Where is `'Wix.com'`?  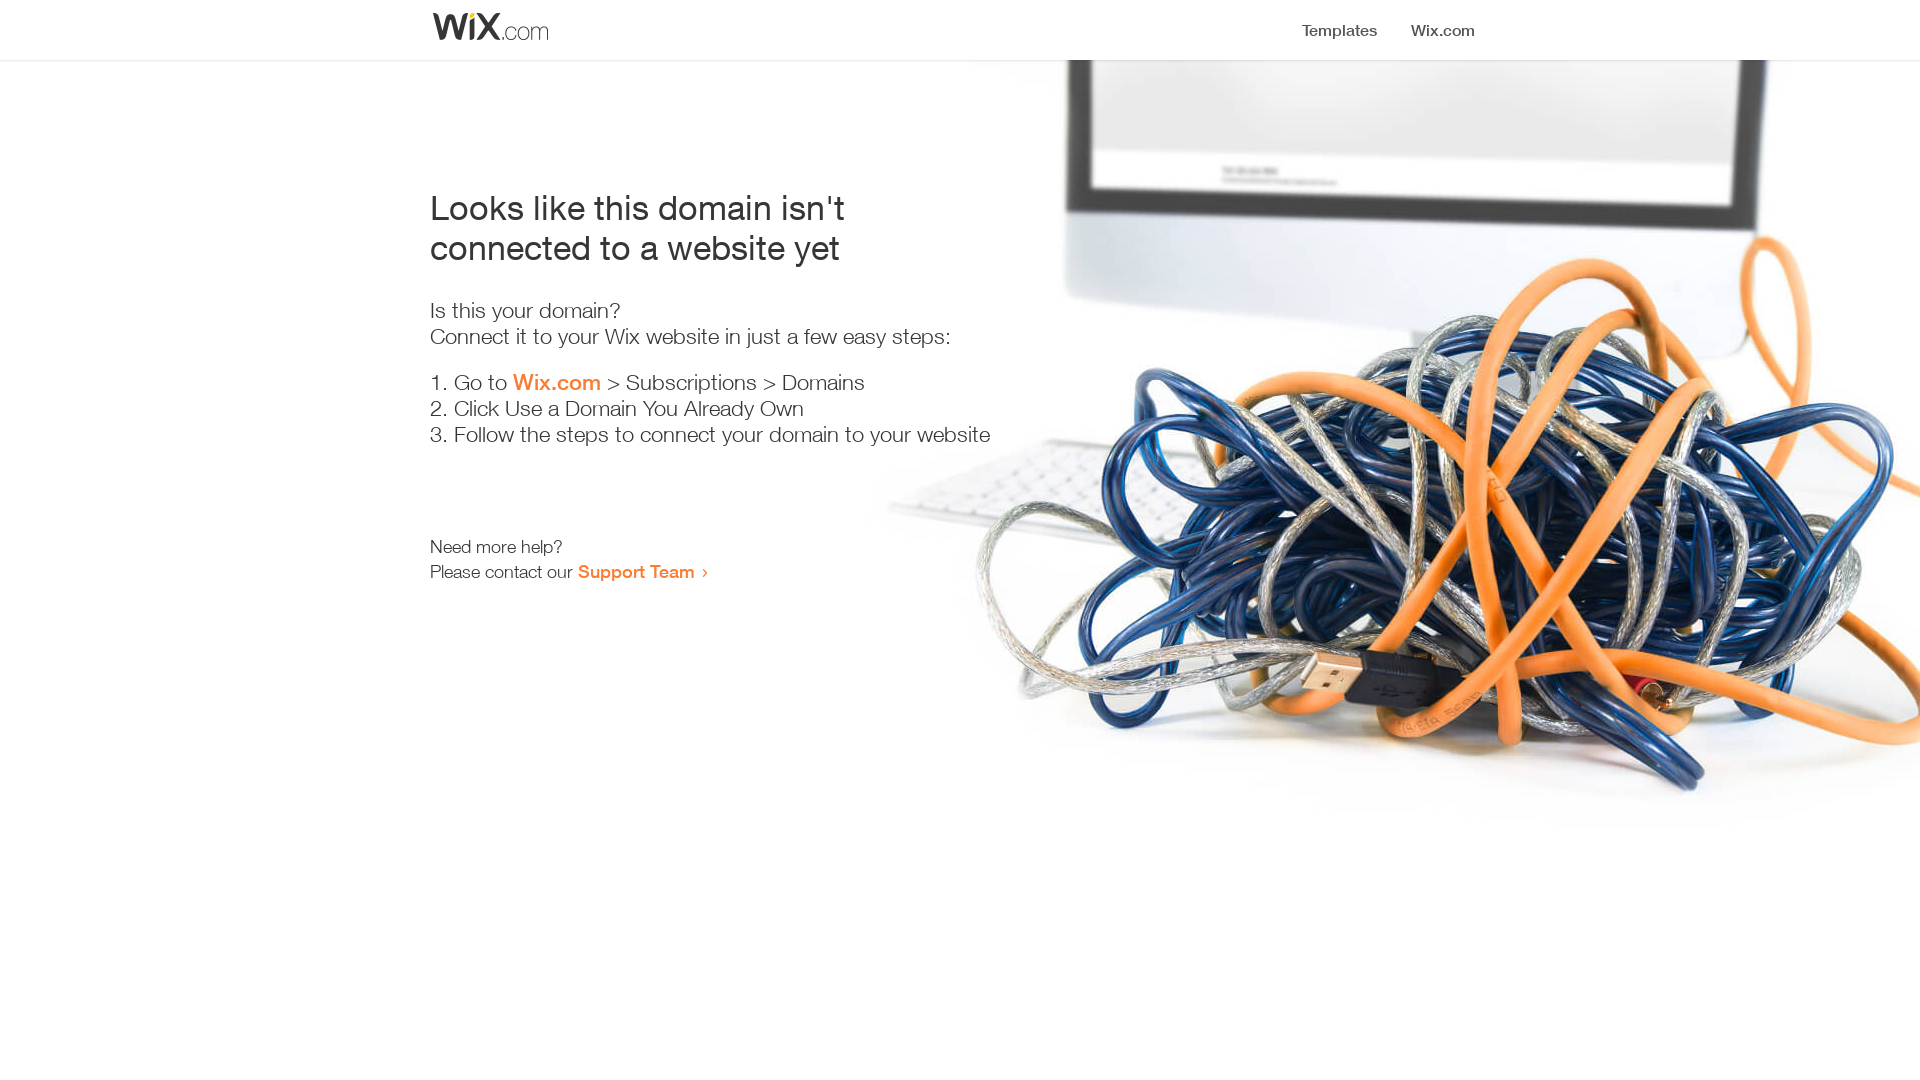 'Wix.com' is located at coordinates (556, 381).